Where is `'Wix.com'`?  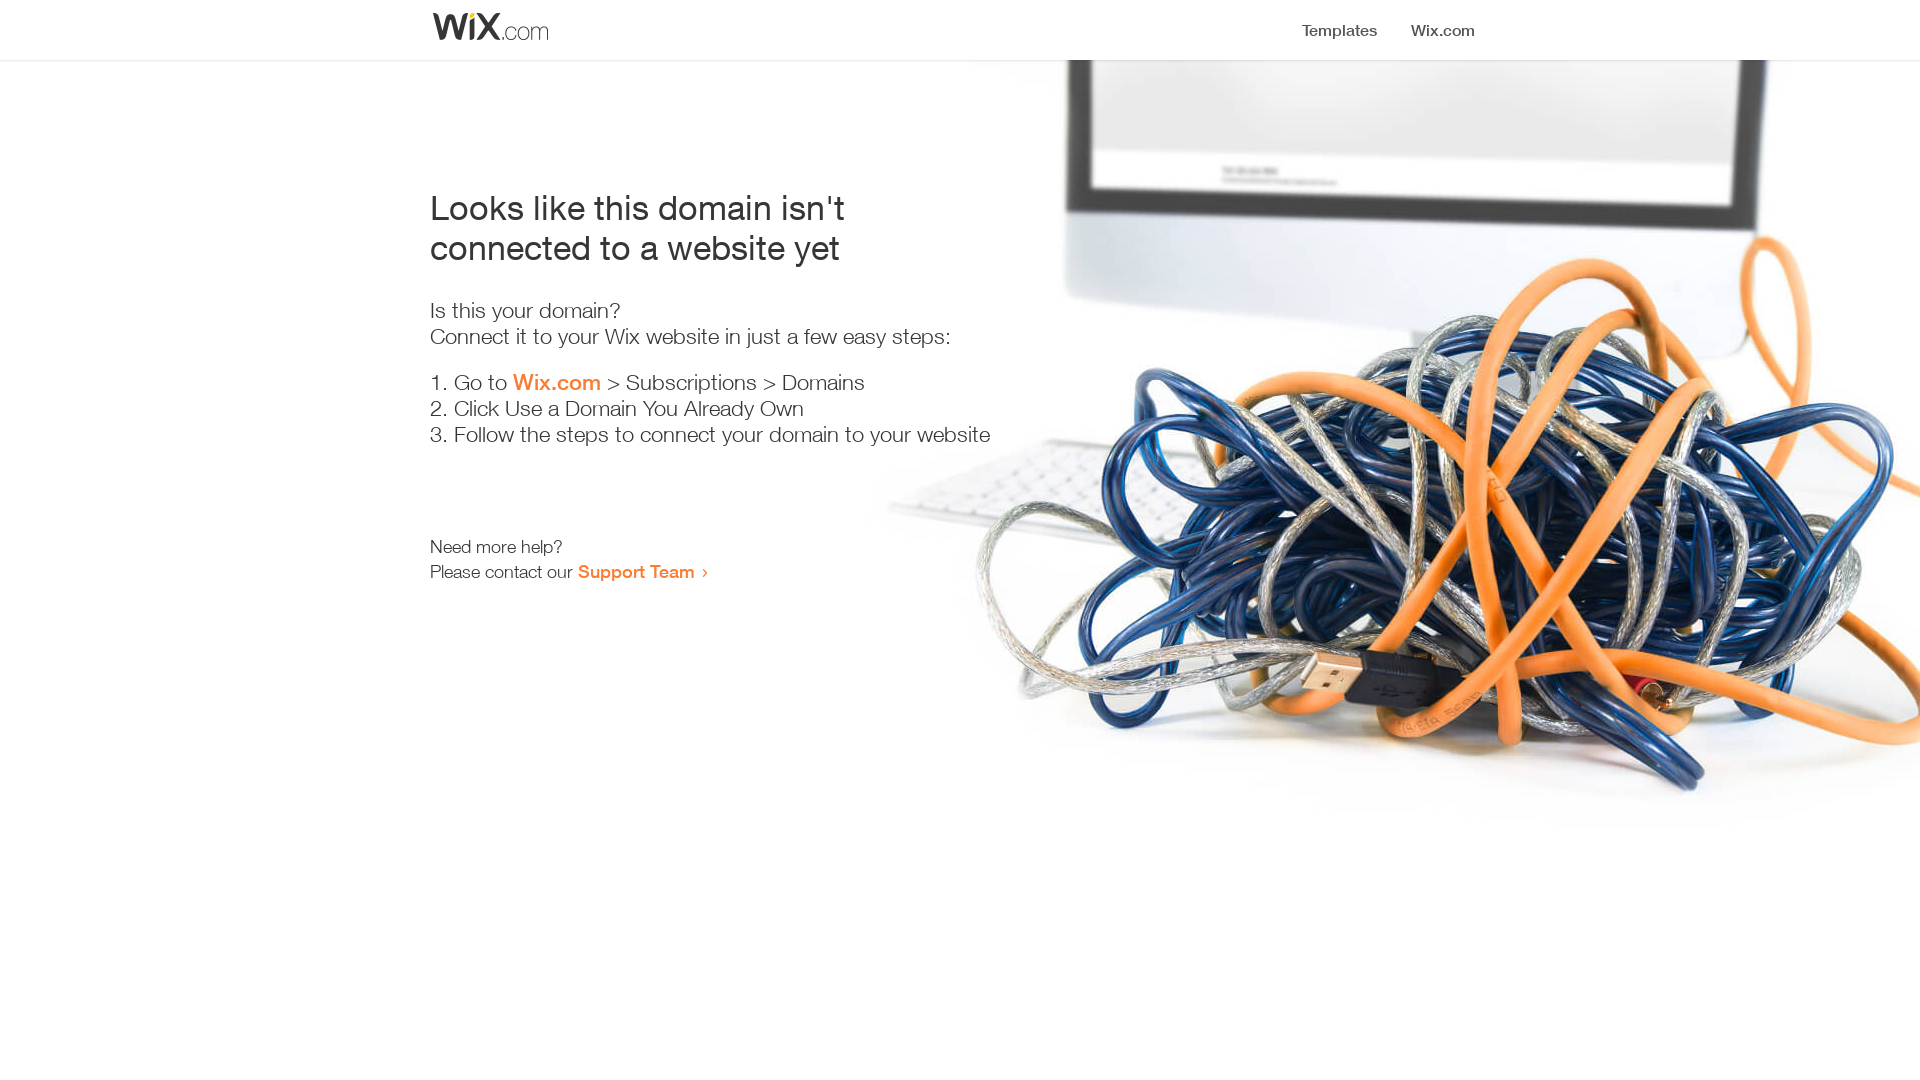 'Wix.com' is located at coordinates (556, 381).